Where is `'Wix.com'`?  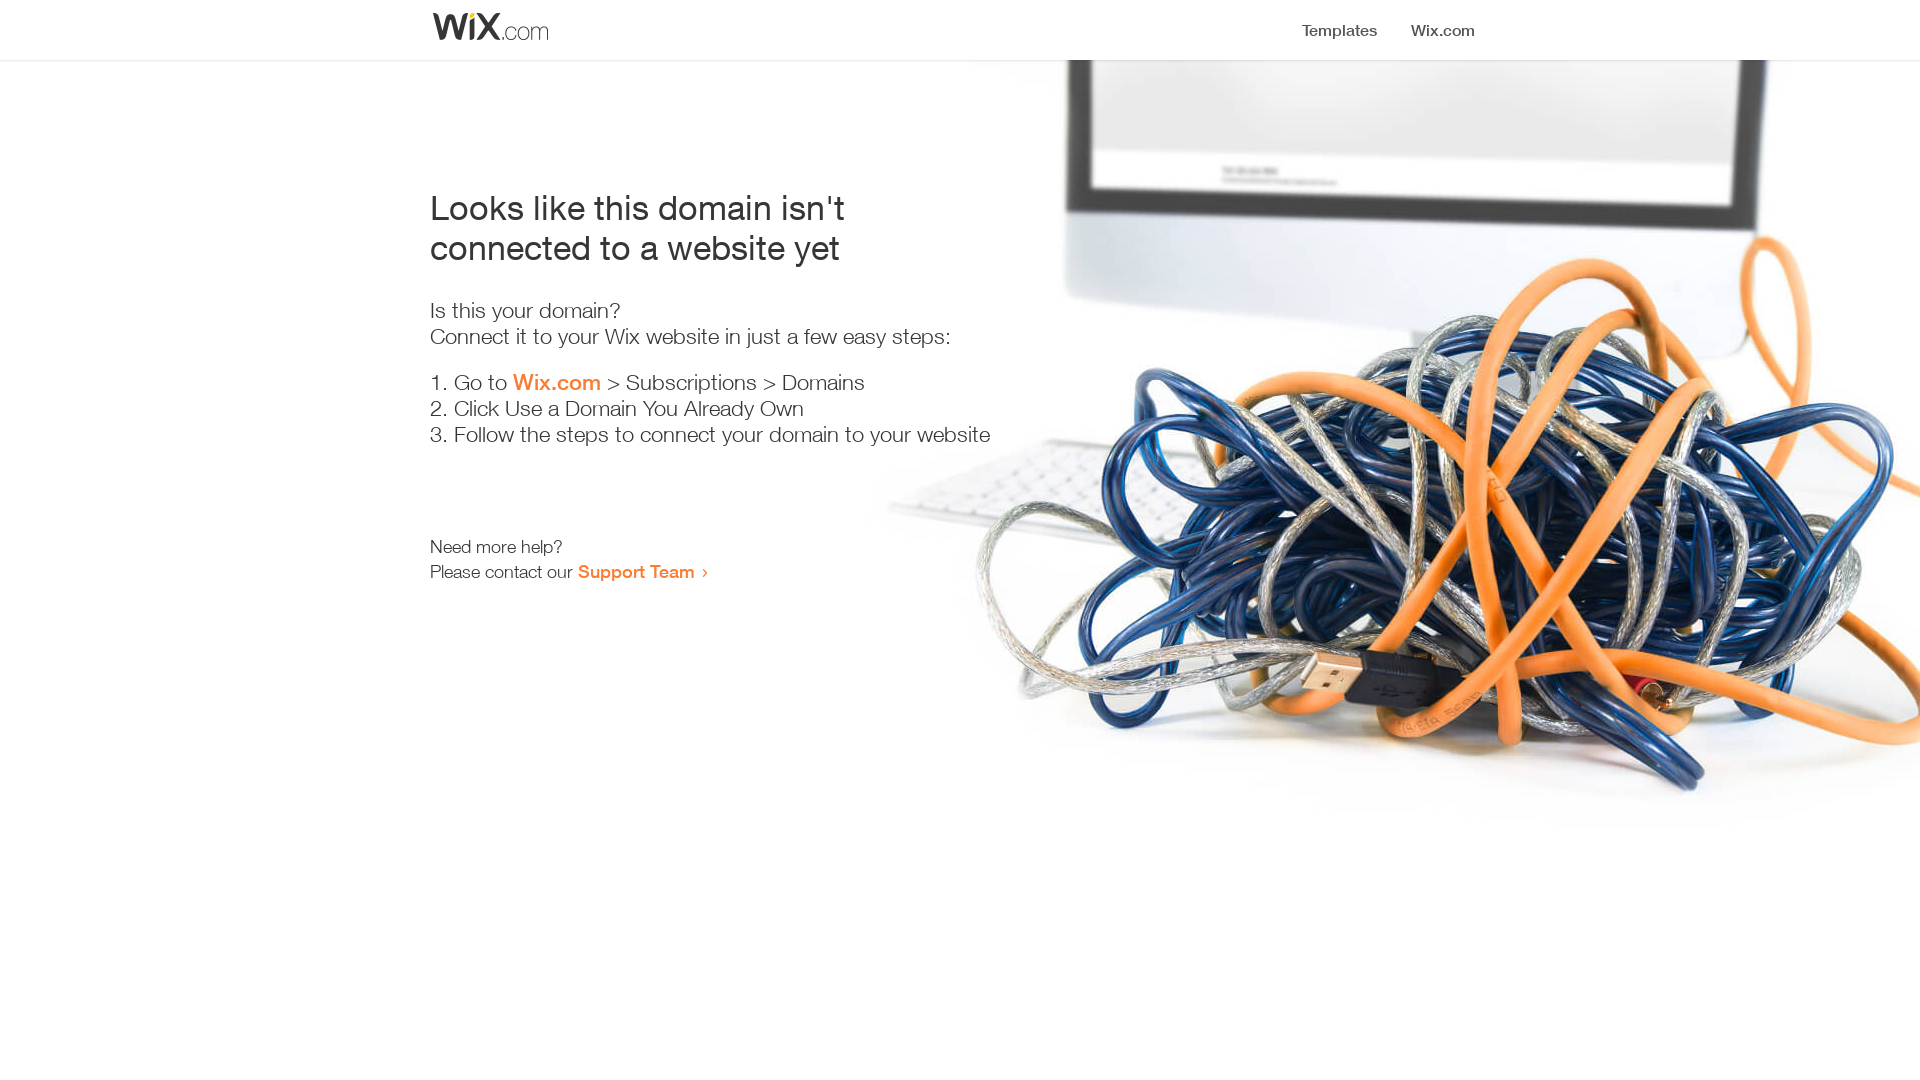 'Wix.com' is located at coordinates (556, 381).